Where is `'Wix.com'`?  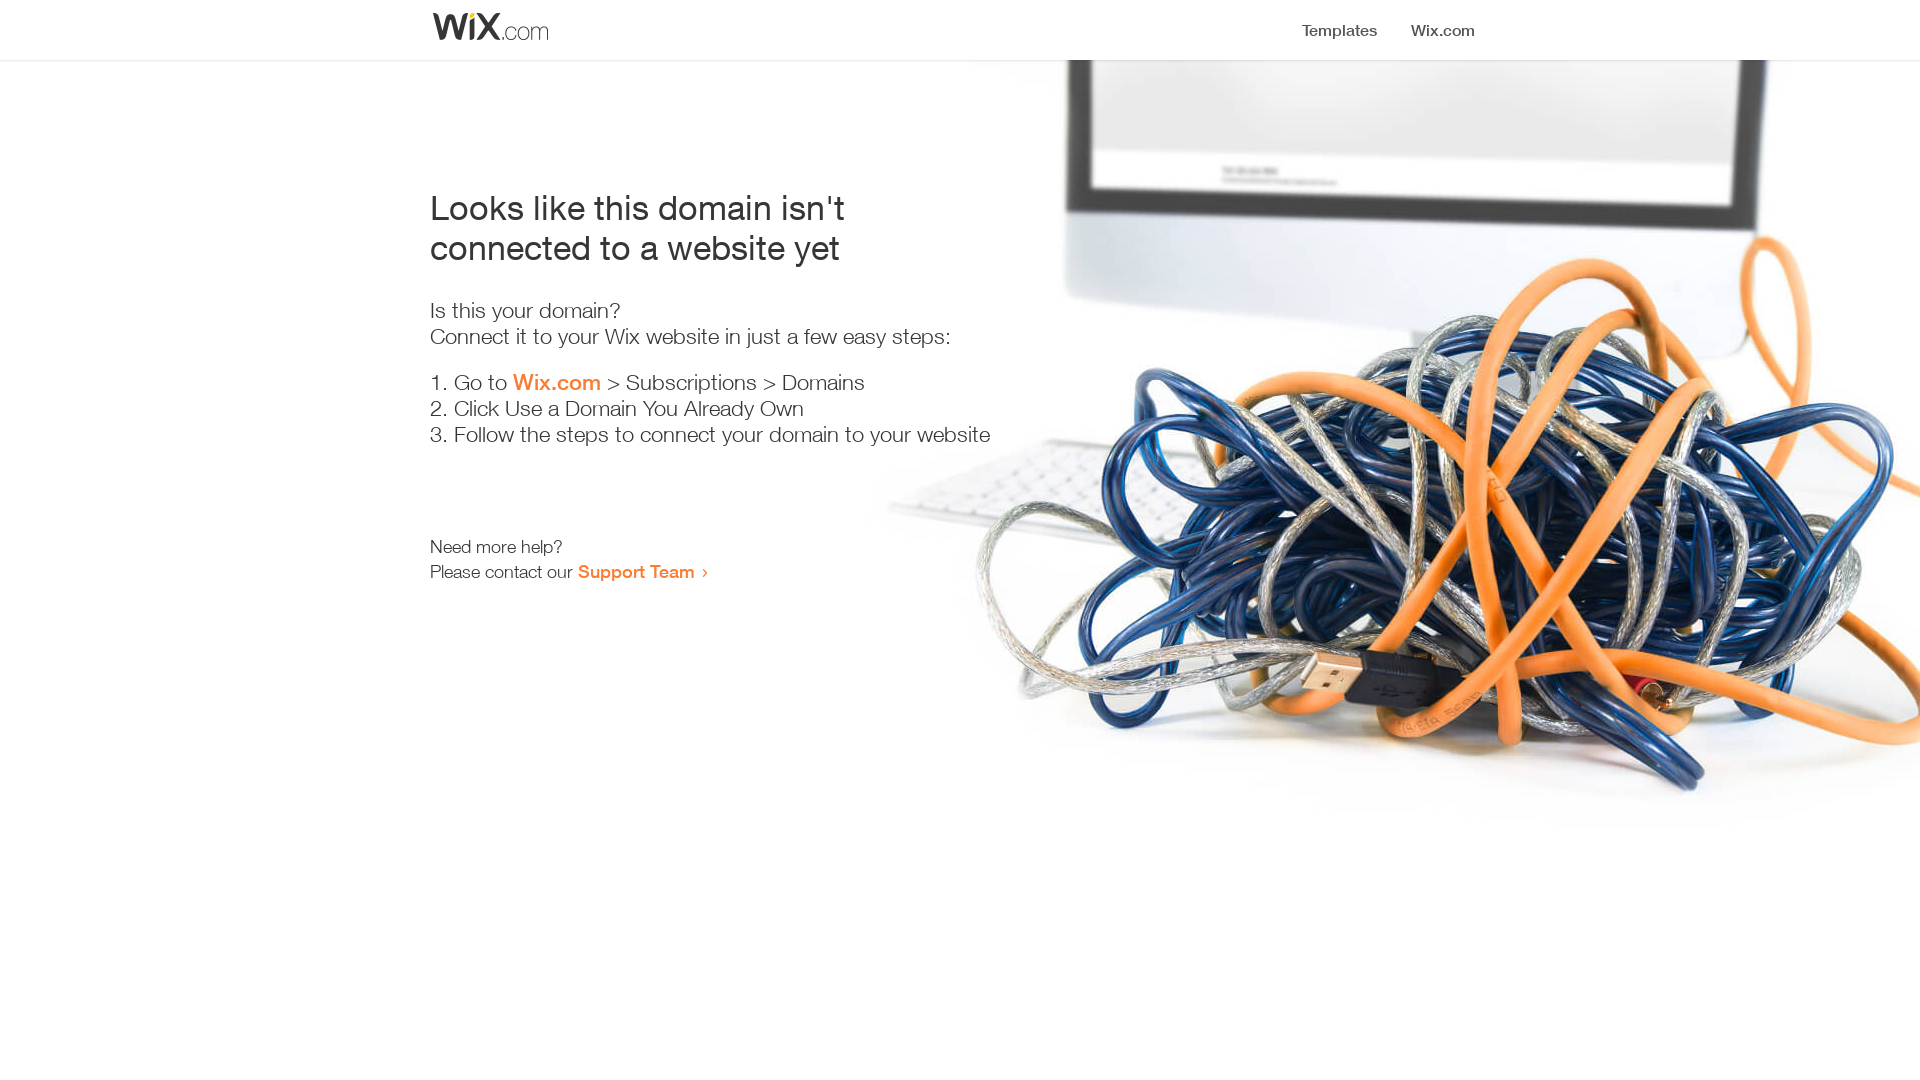 'Wix.com' is located at coordinates (556, 381).